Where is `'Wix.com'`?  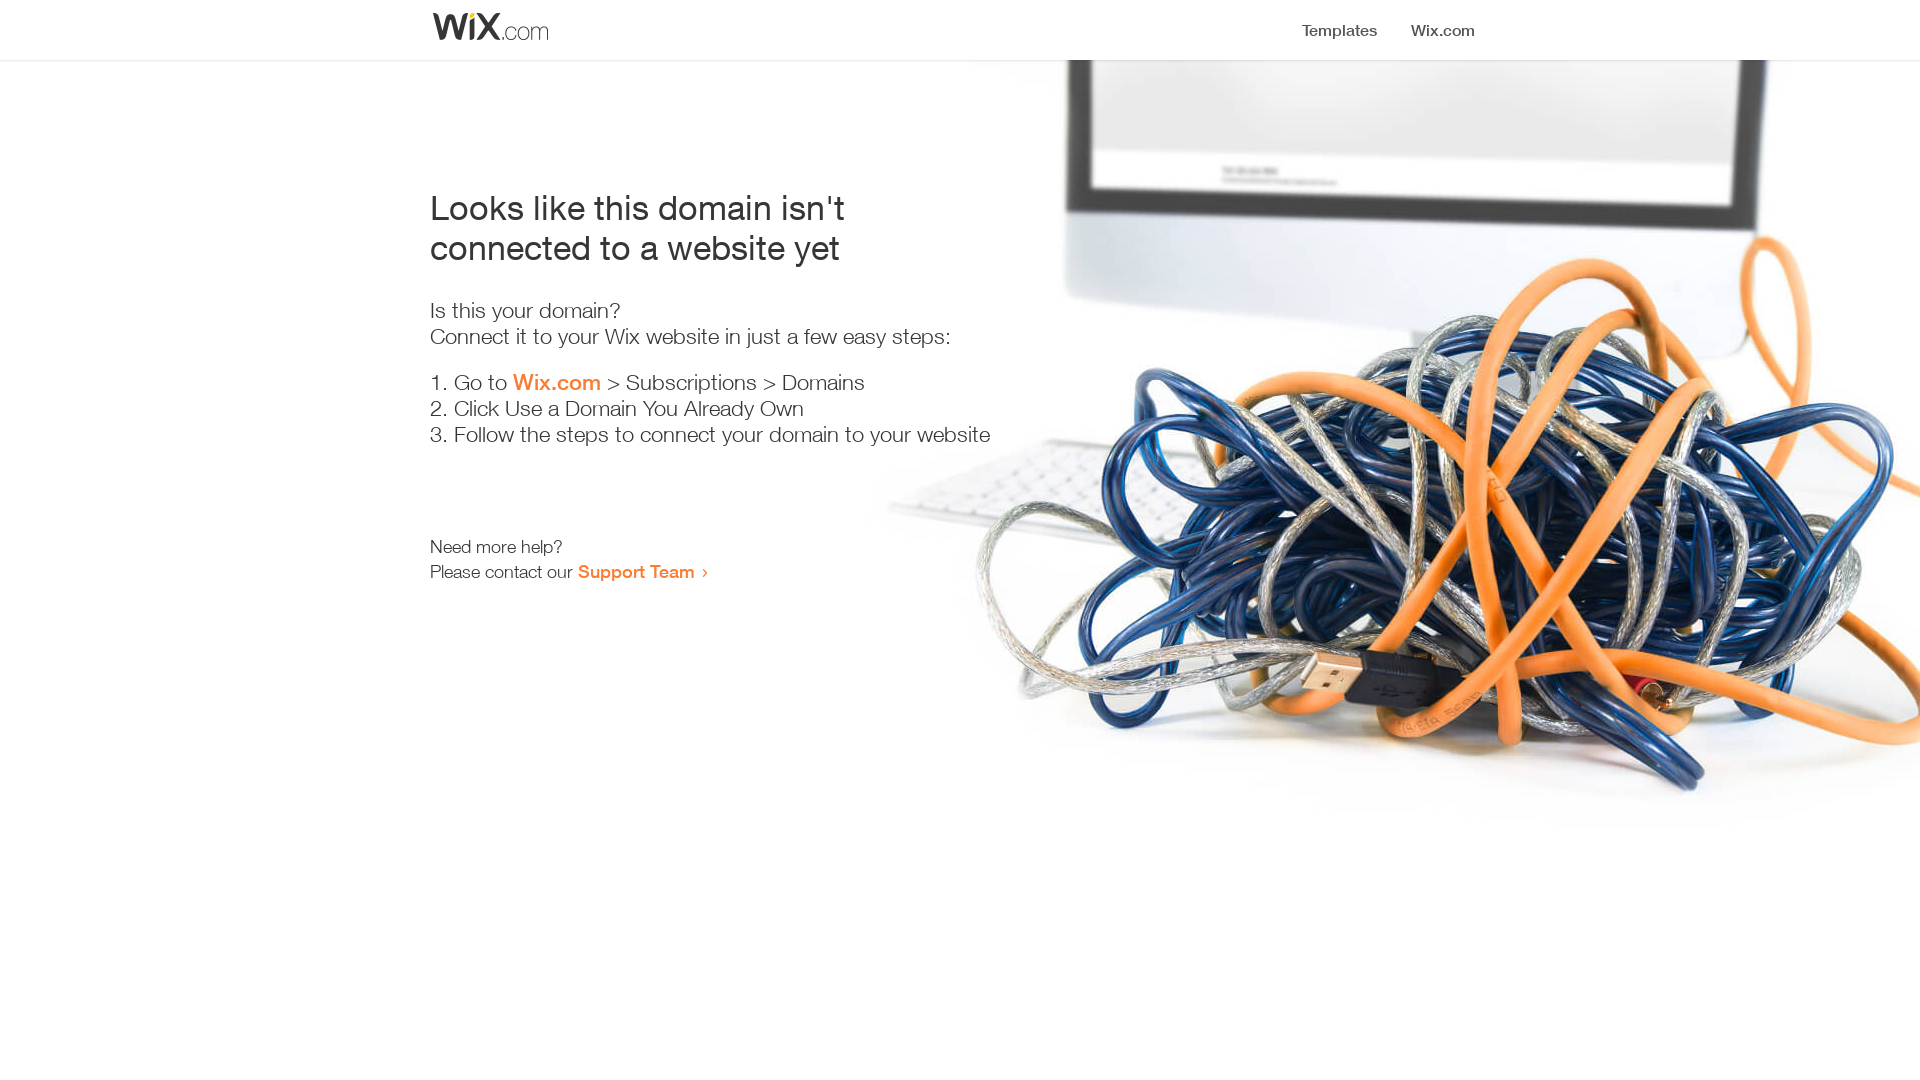 'Wix.com' is located at coordinates (556, 381).